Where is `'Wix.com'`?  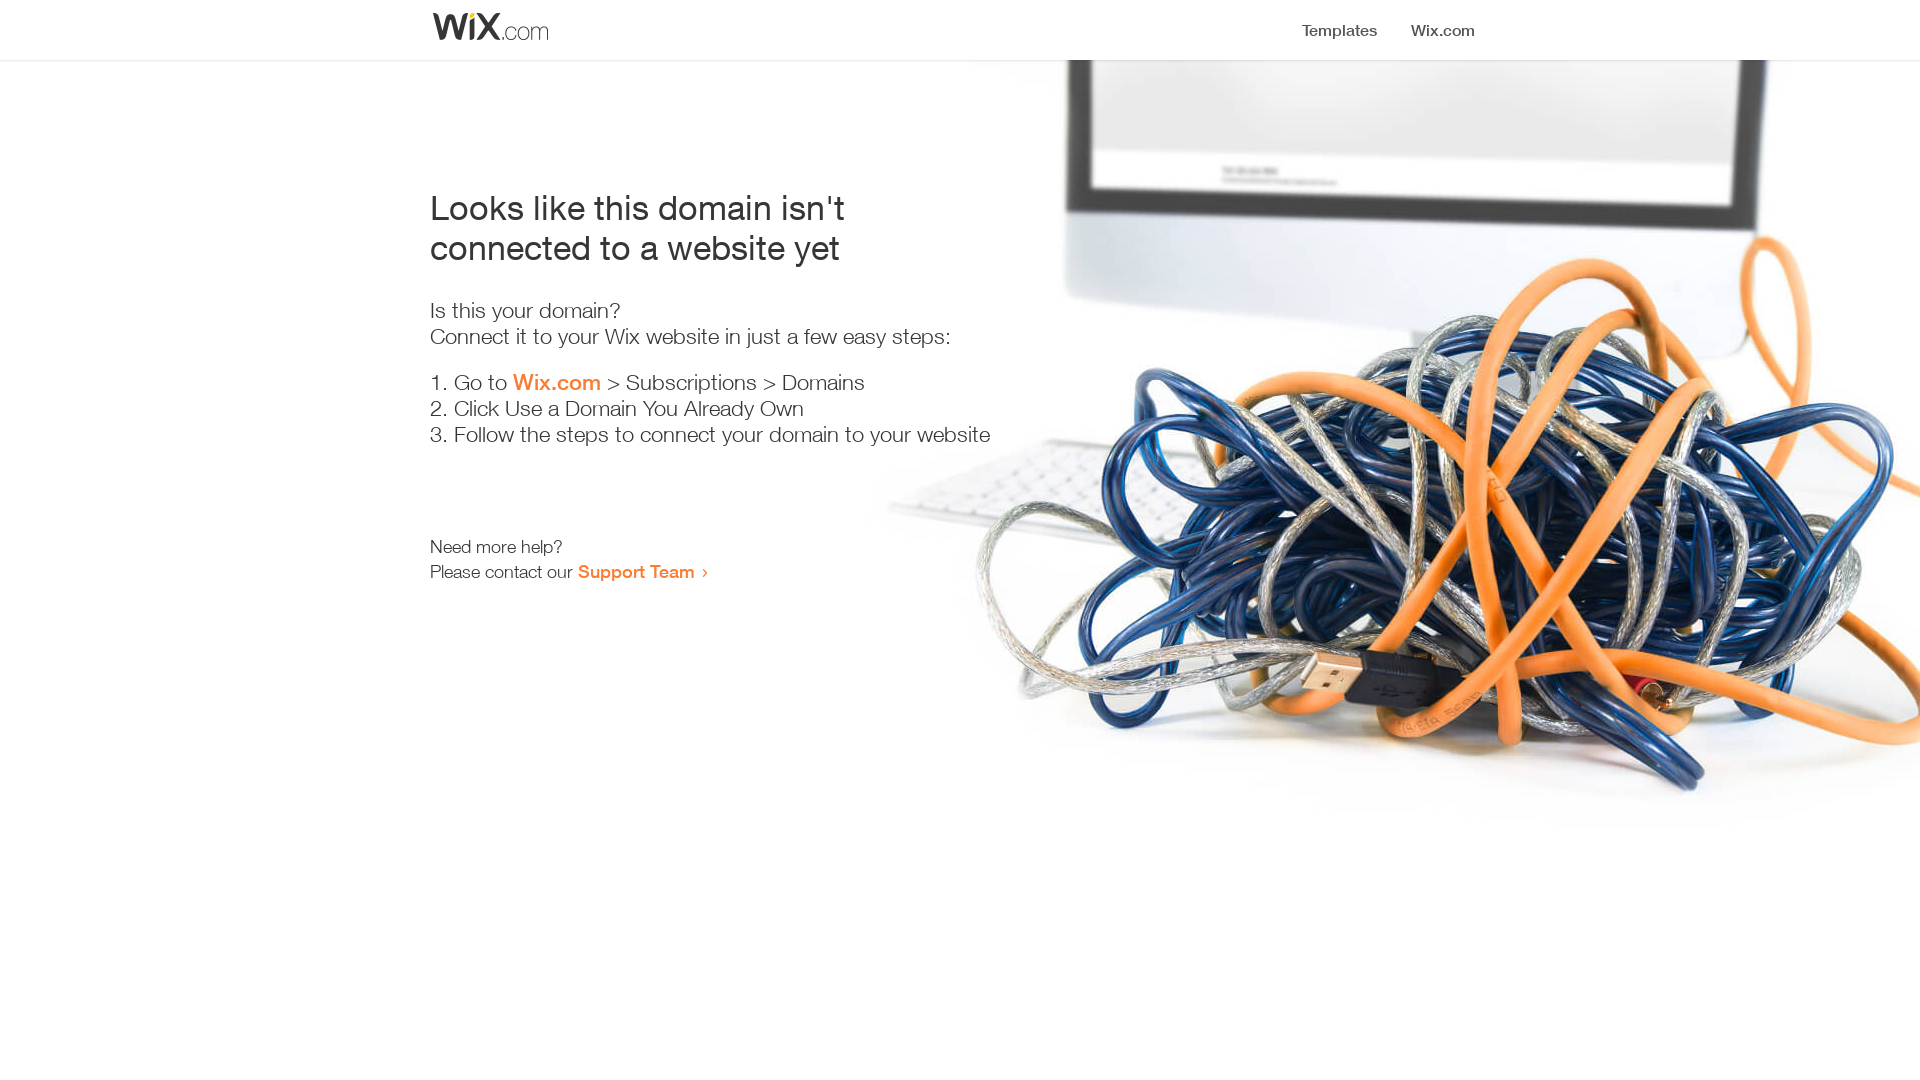 'Wix.com' is located at coordinates (556, 381).